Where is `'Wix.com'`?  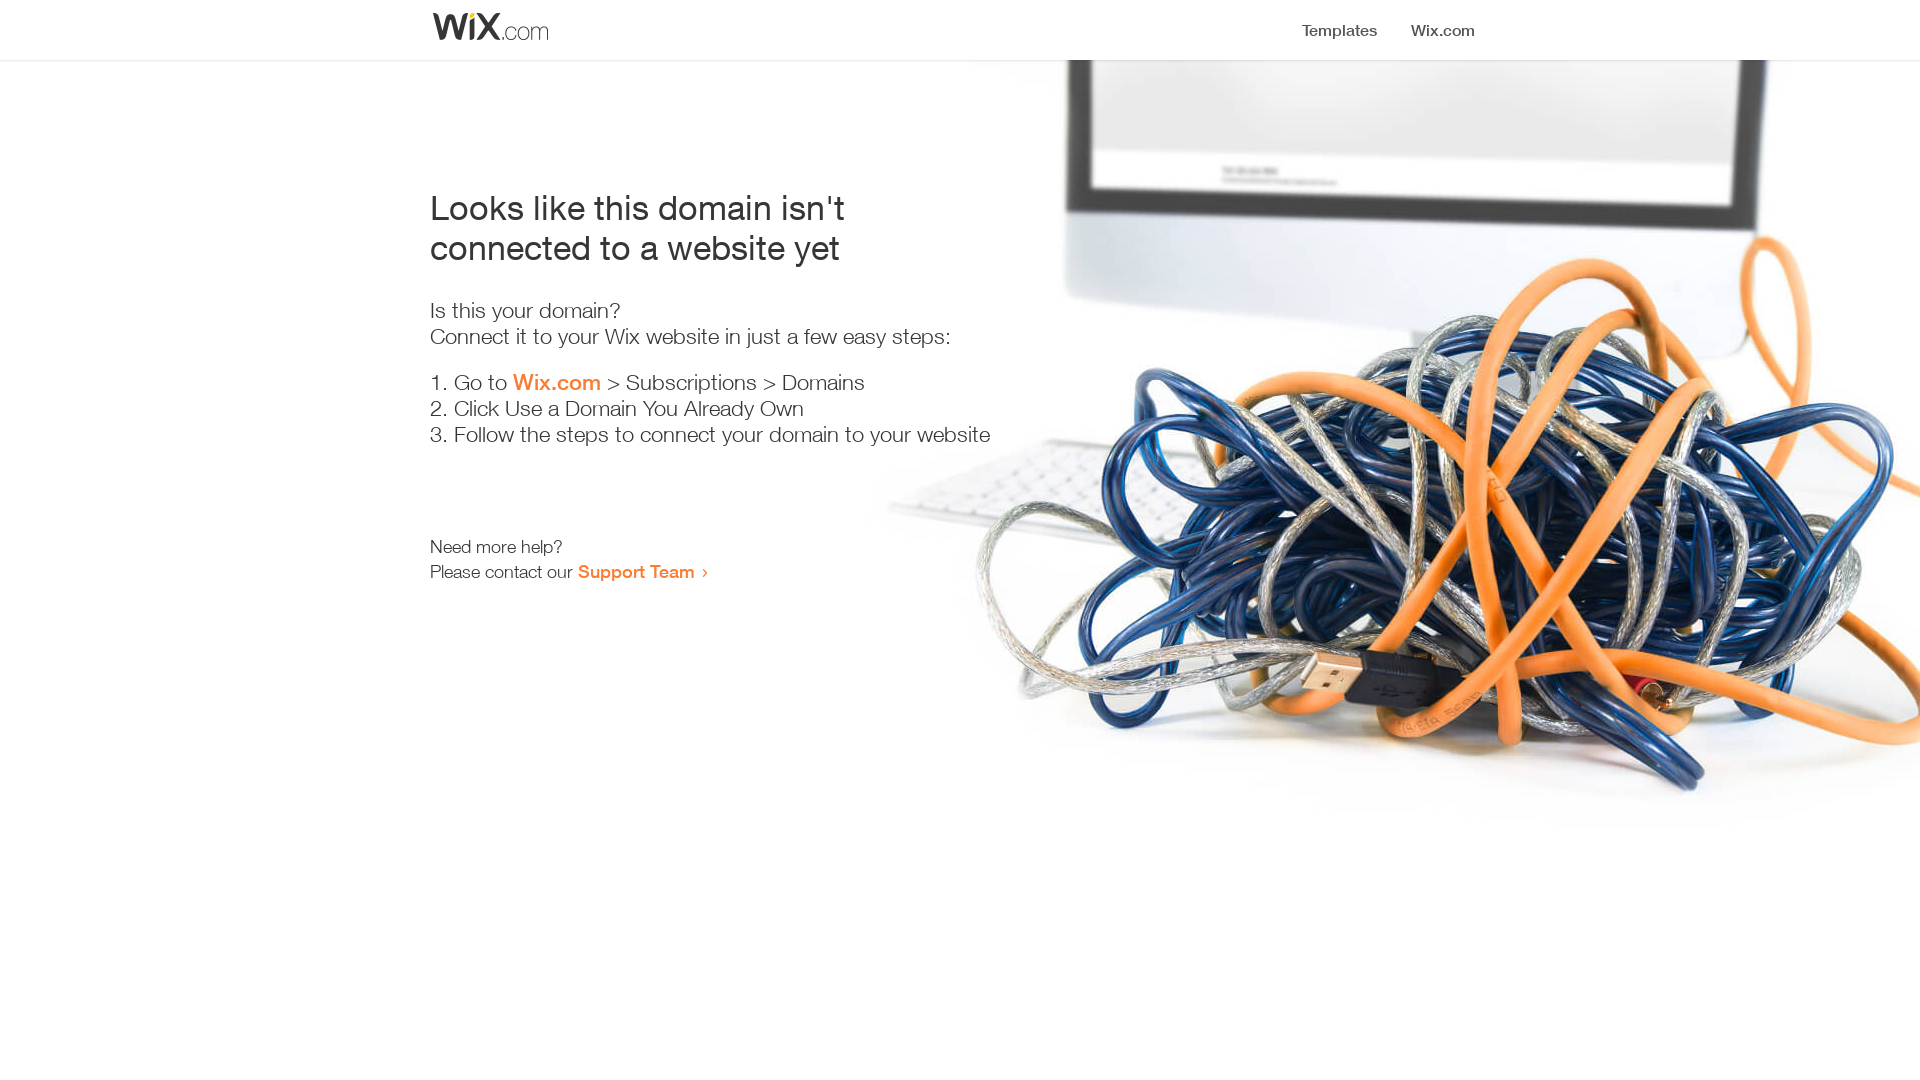 'Wix.com' is located at coordinates (556, 381).